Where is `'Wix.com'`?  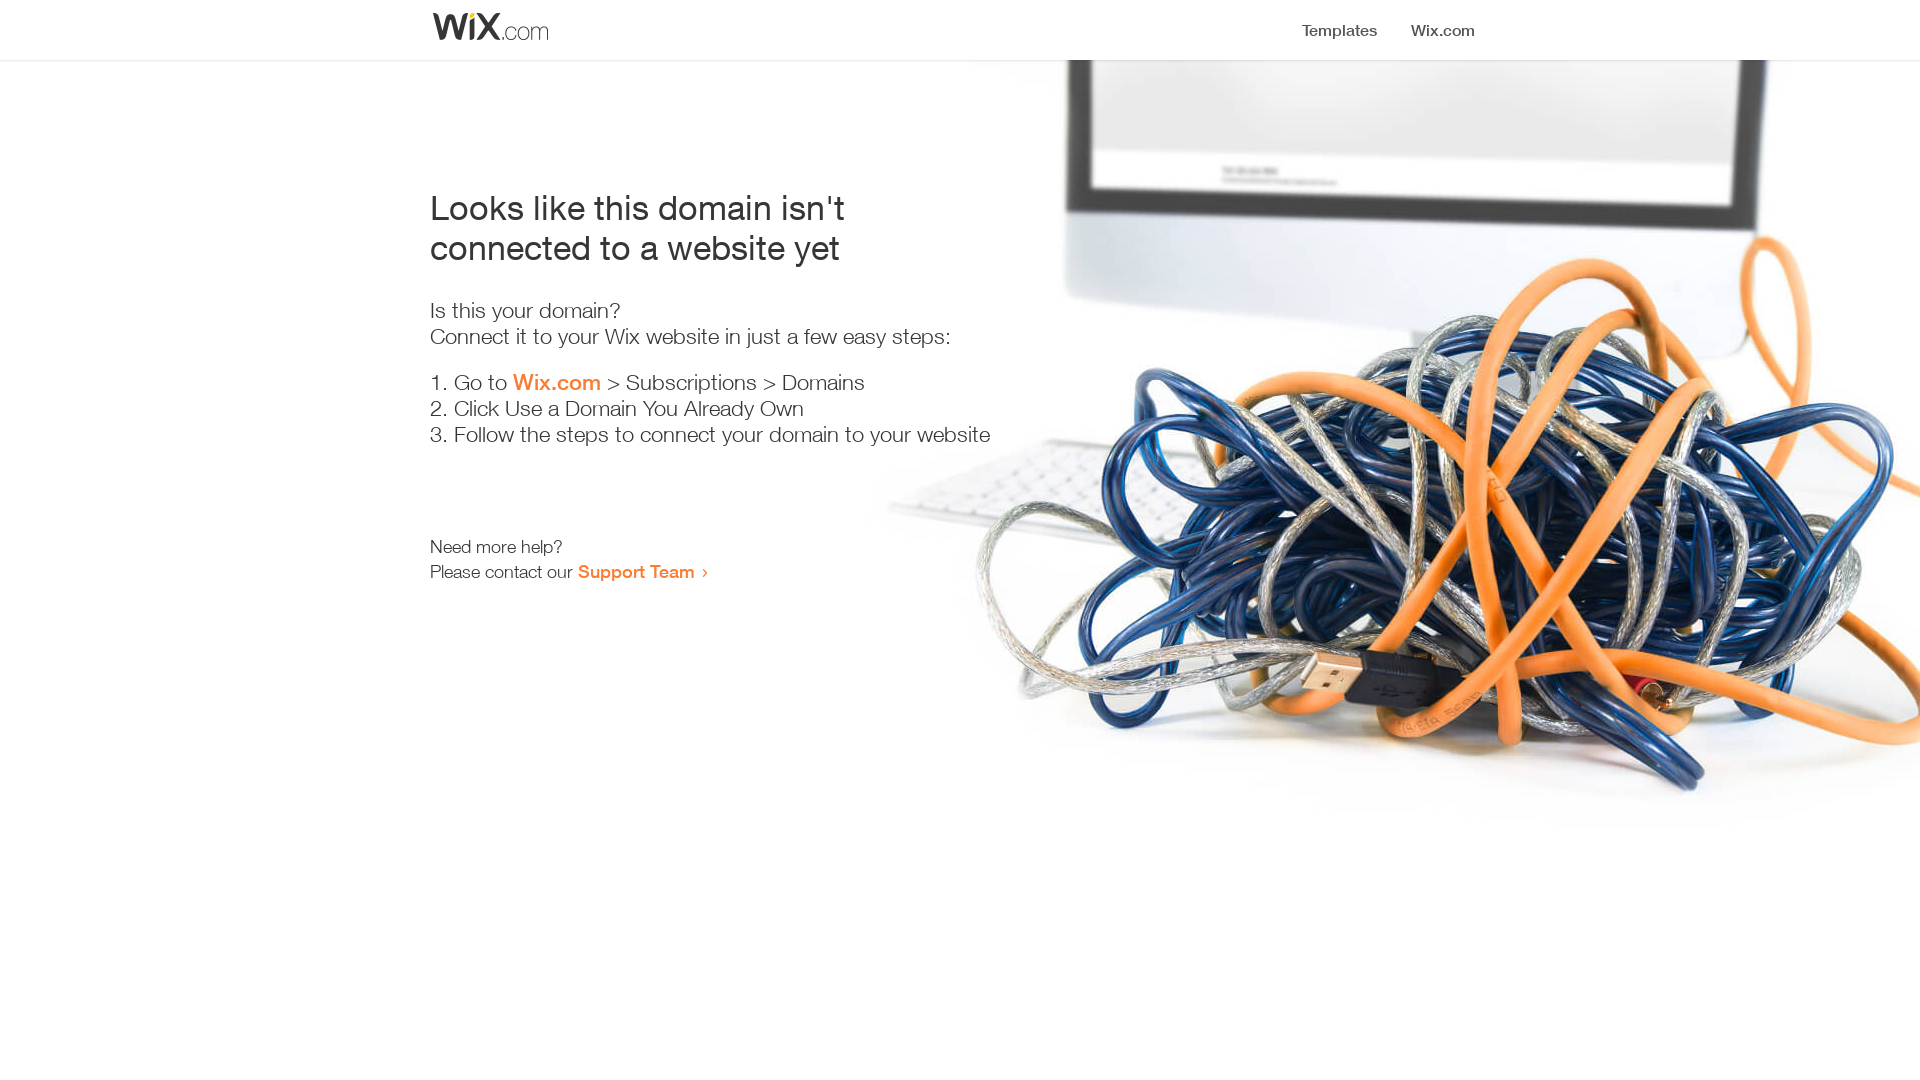 'Wix.com' is located at coordinates (556, 381).